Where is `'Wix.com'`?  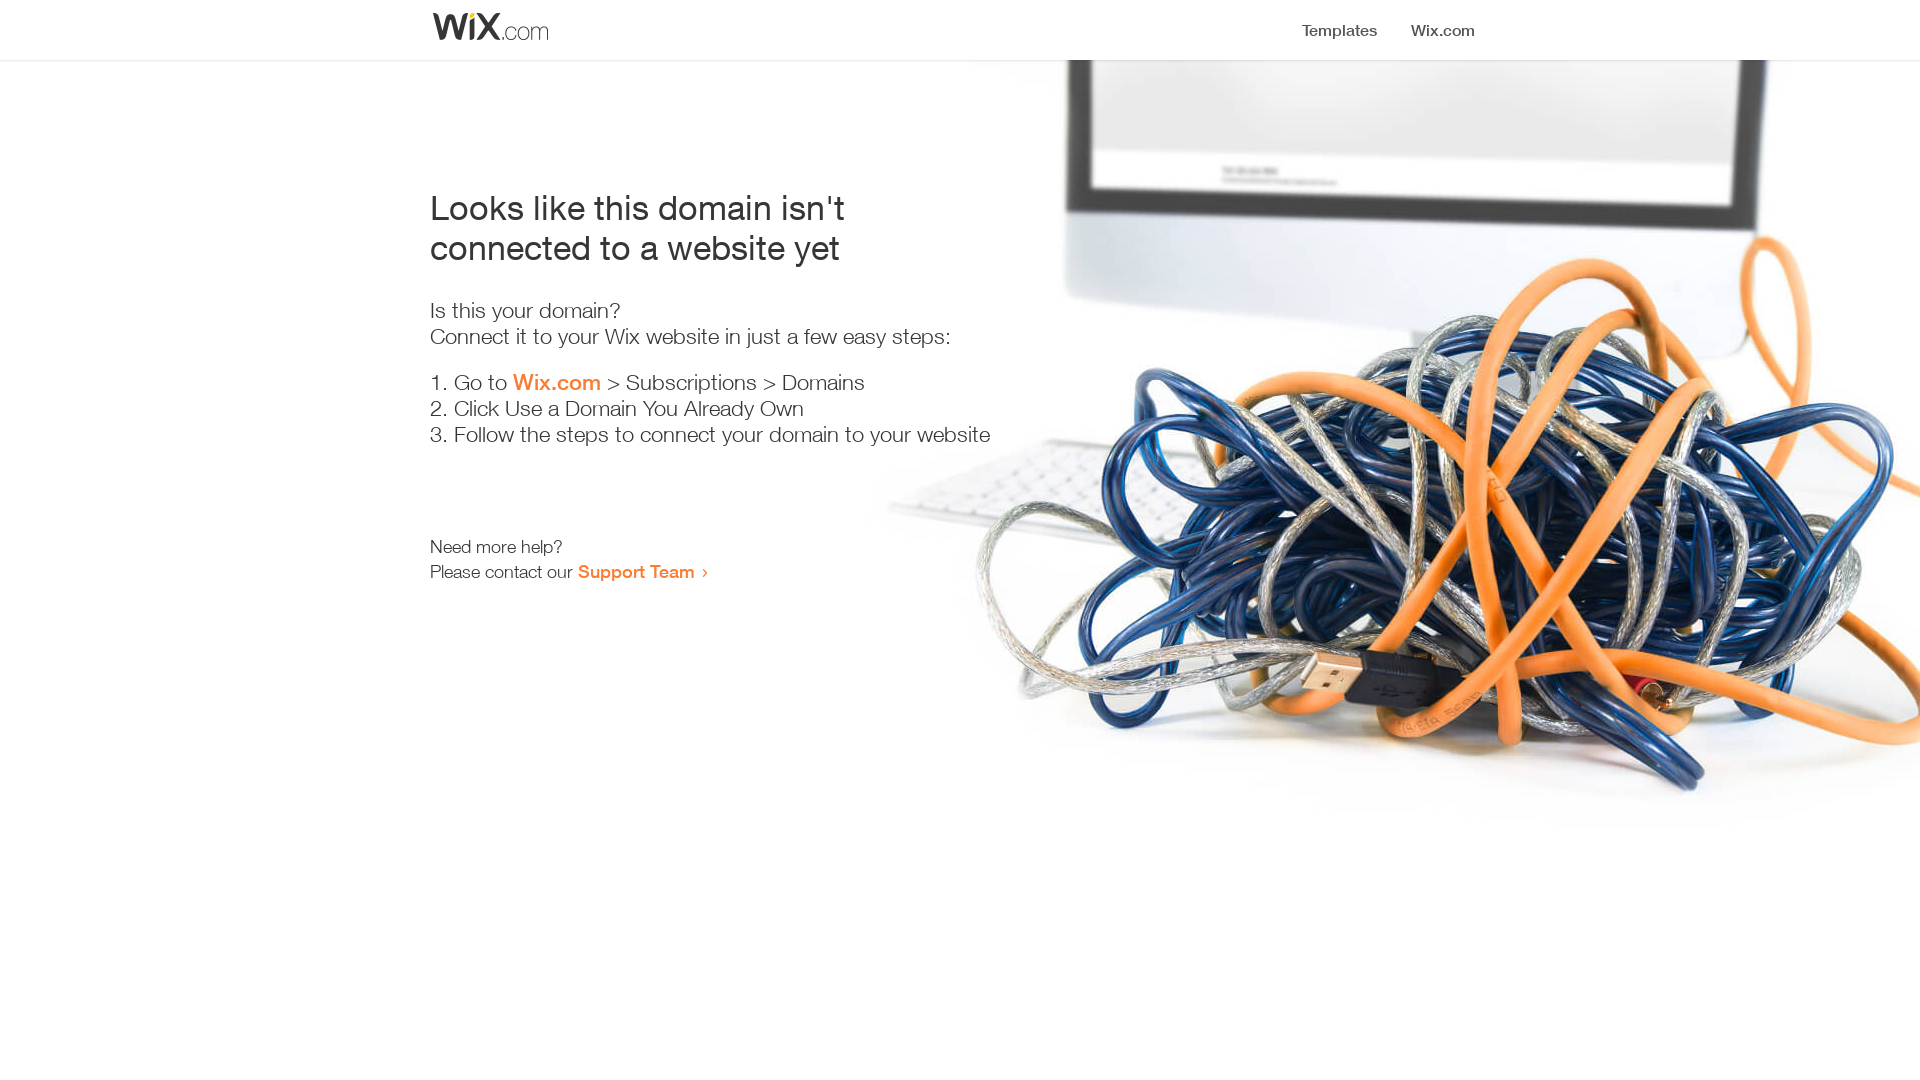 'Wix.com' is located at coordinates (556, 381).